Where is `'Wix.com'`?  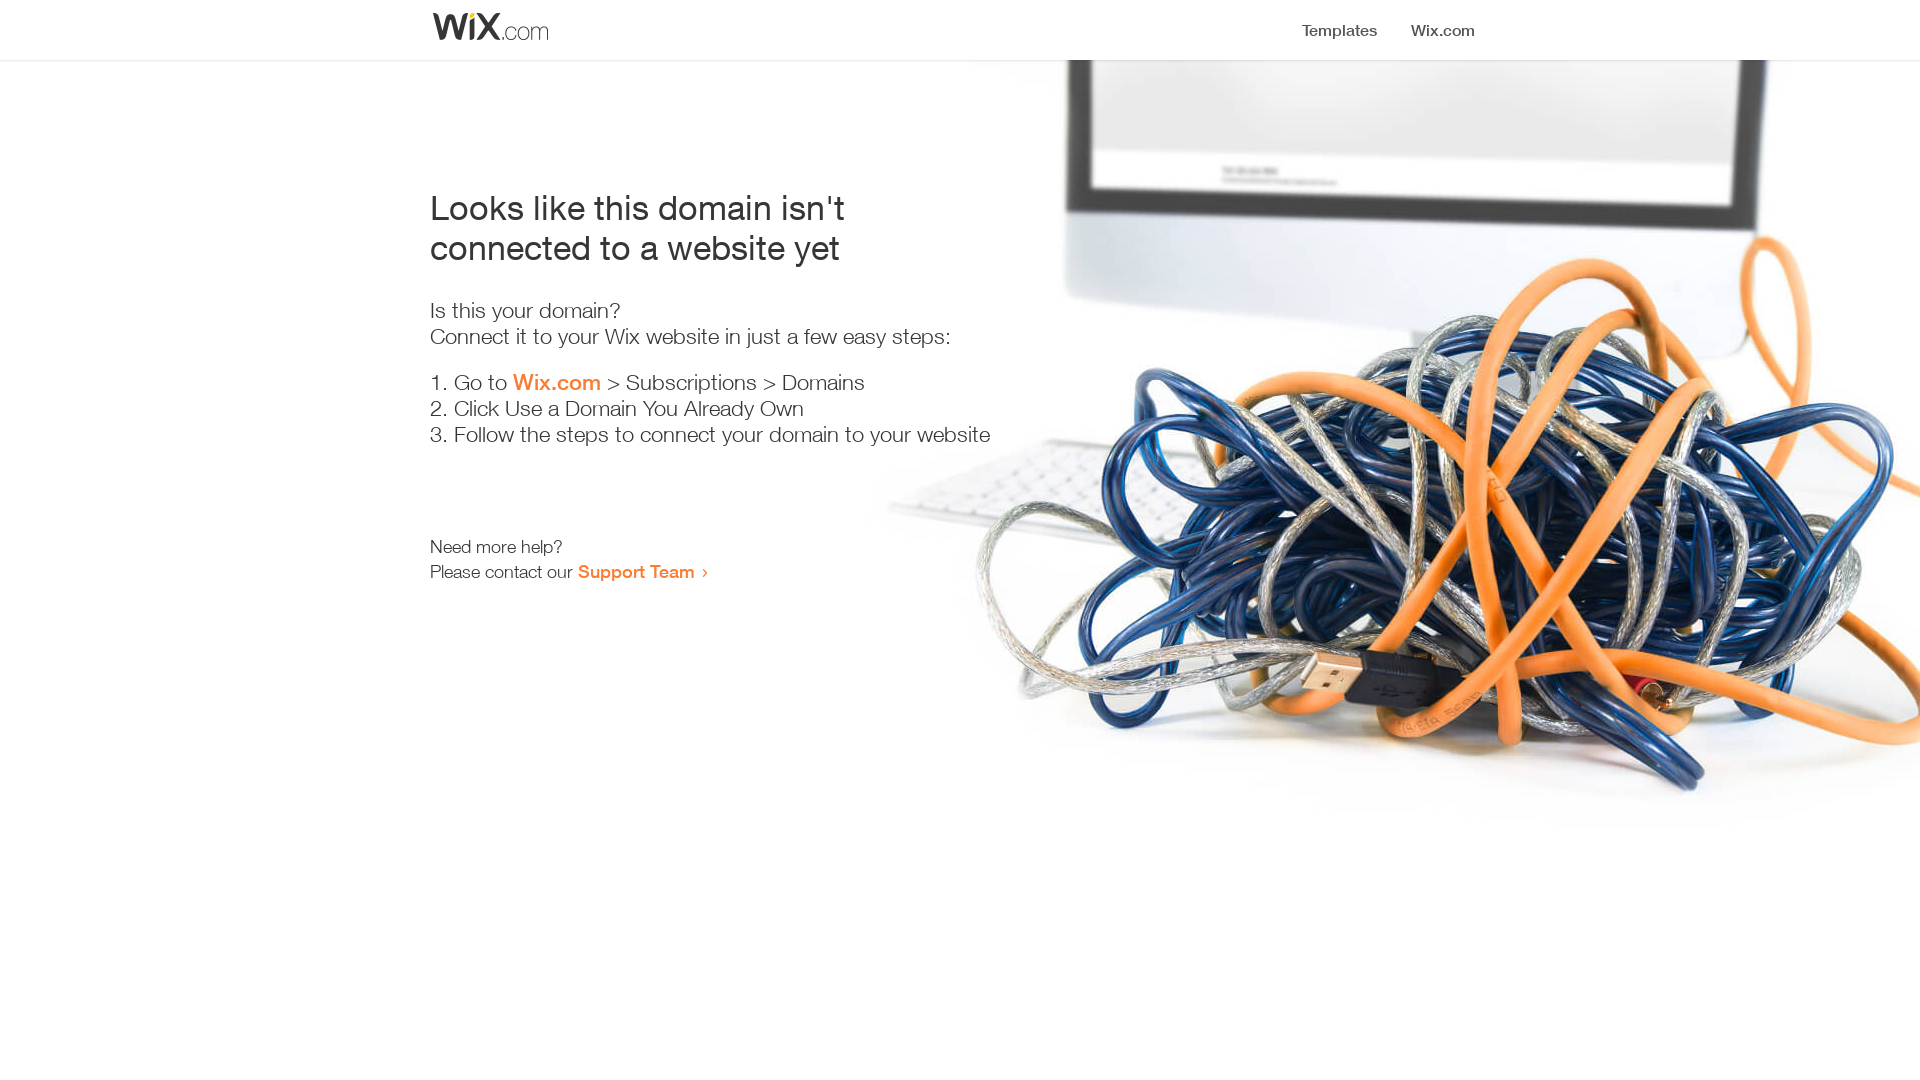 'Wix.com' is located at coordinates (556, 381).